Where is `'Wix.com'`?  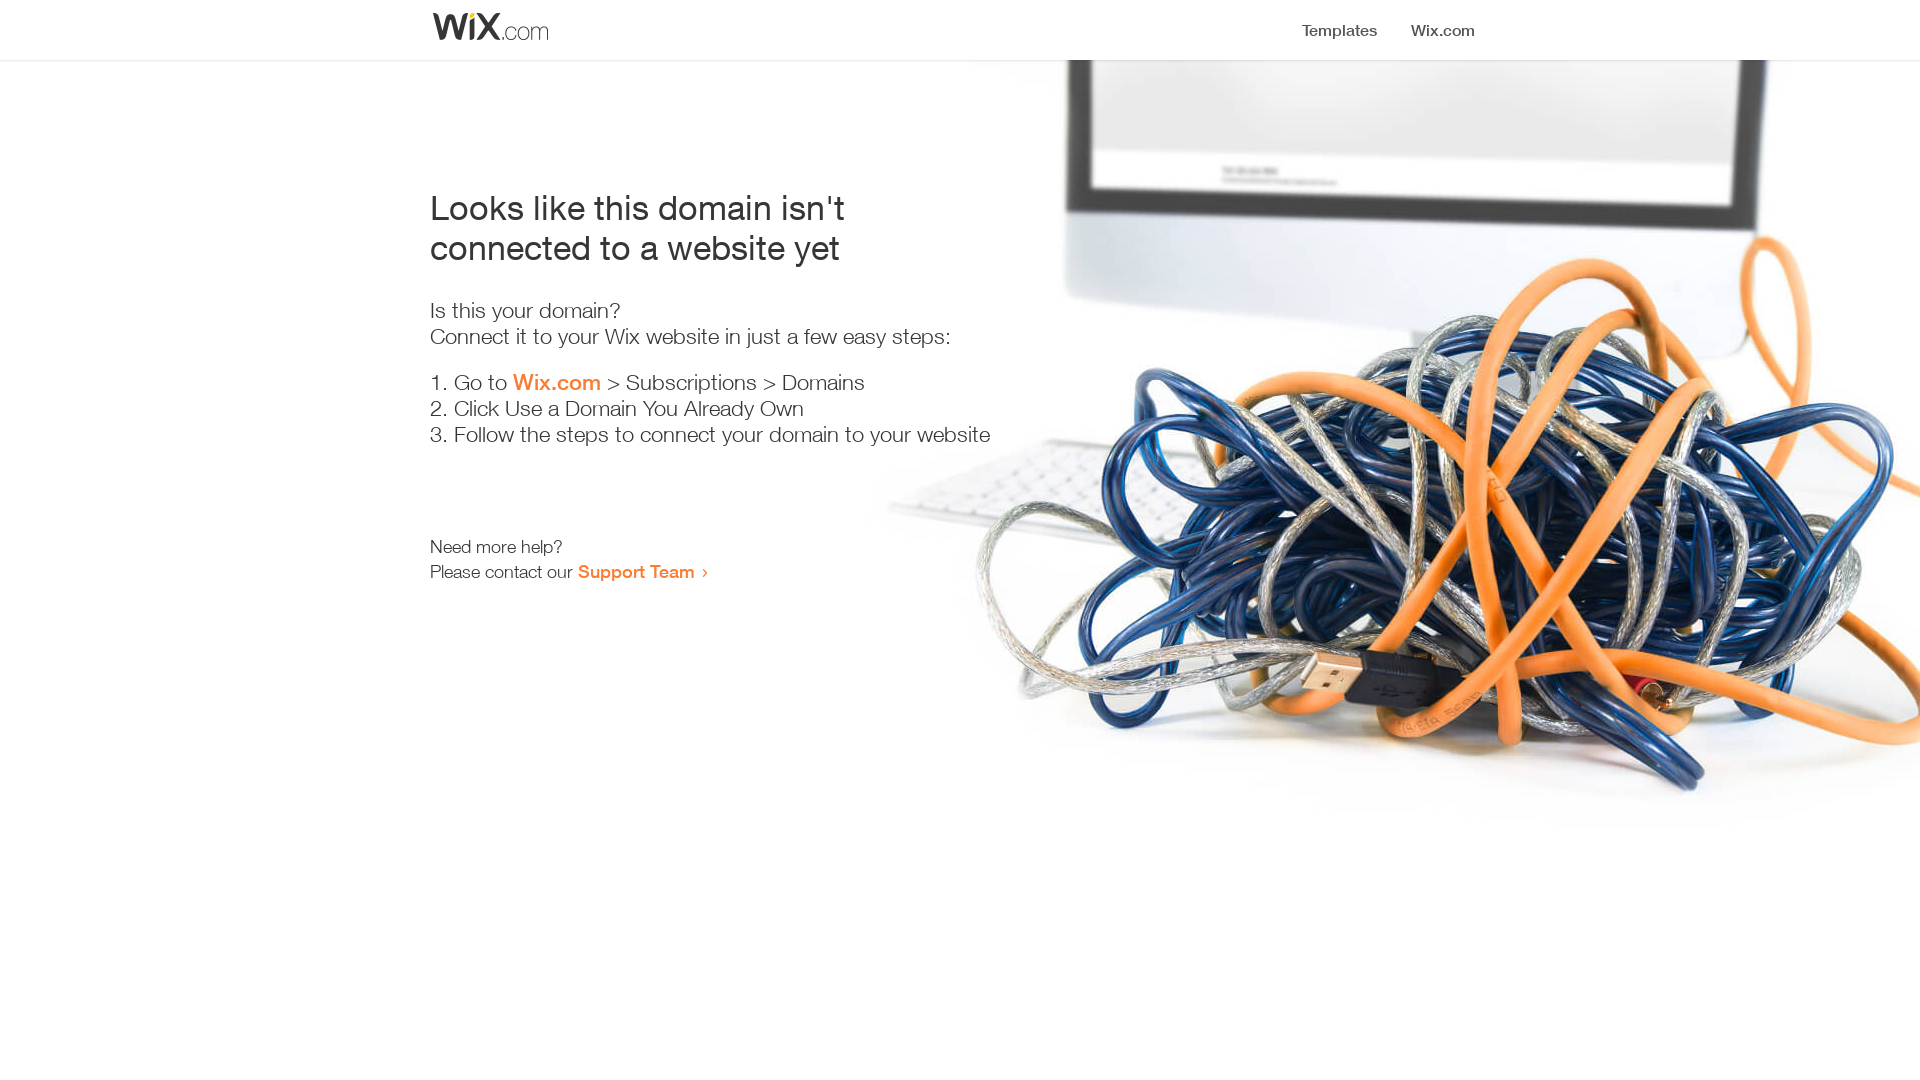 'Wix.com' is located at coordinates (556, 381).